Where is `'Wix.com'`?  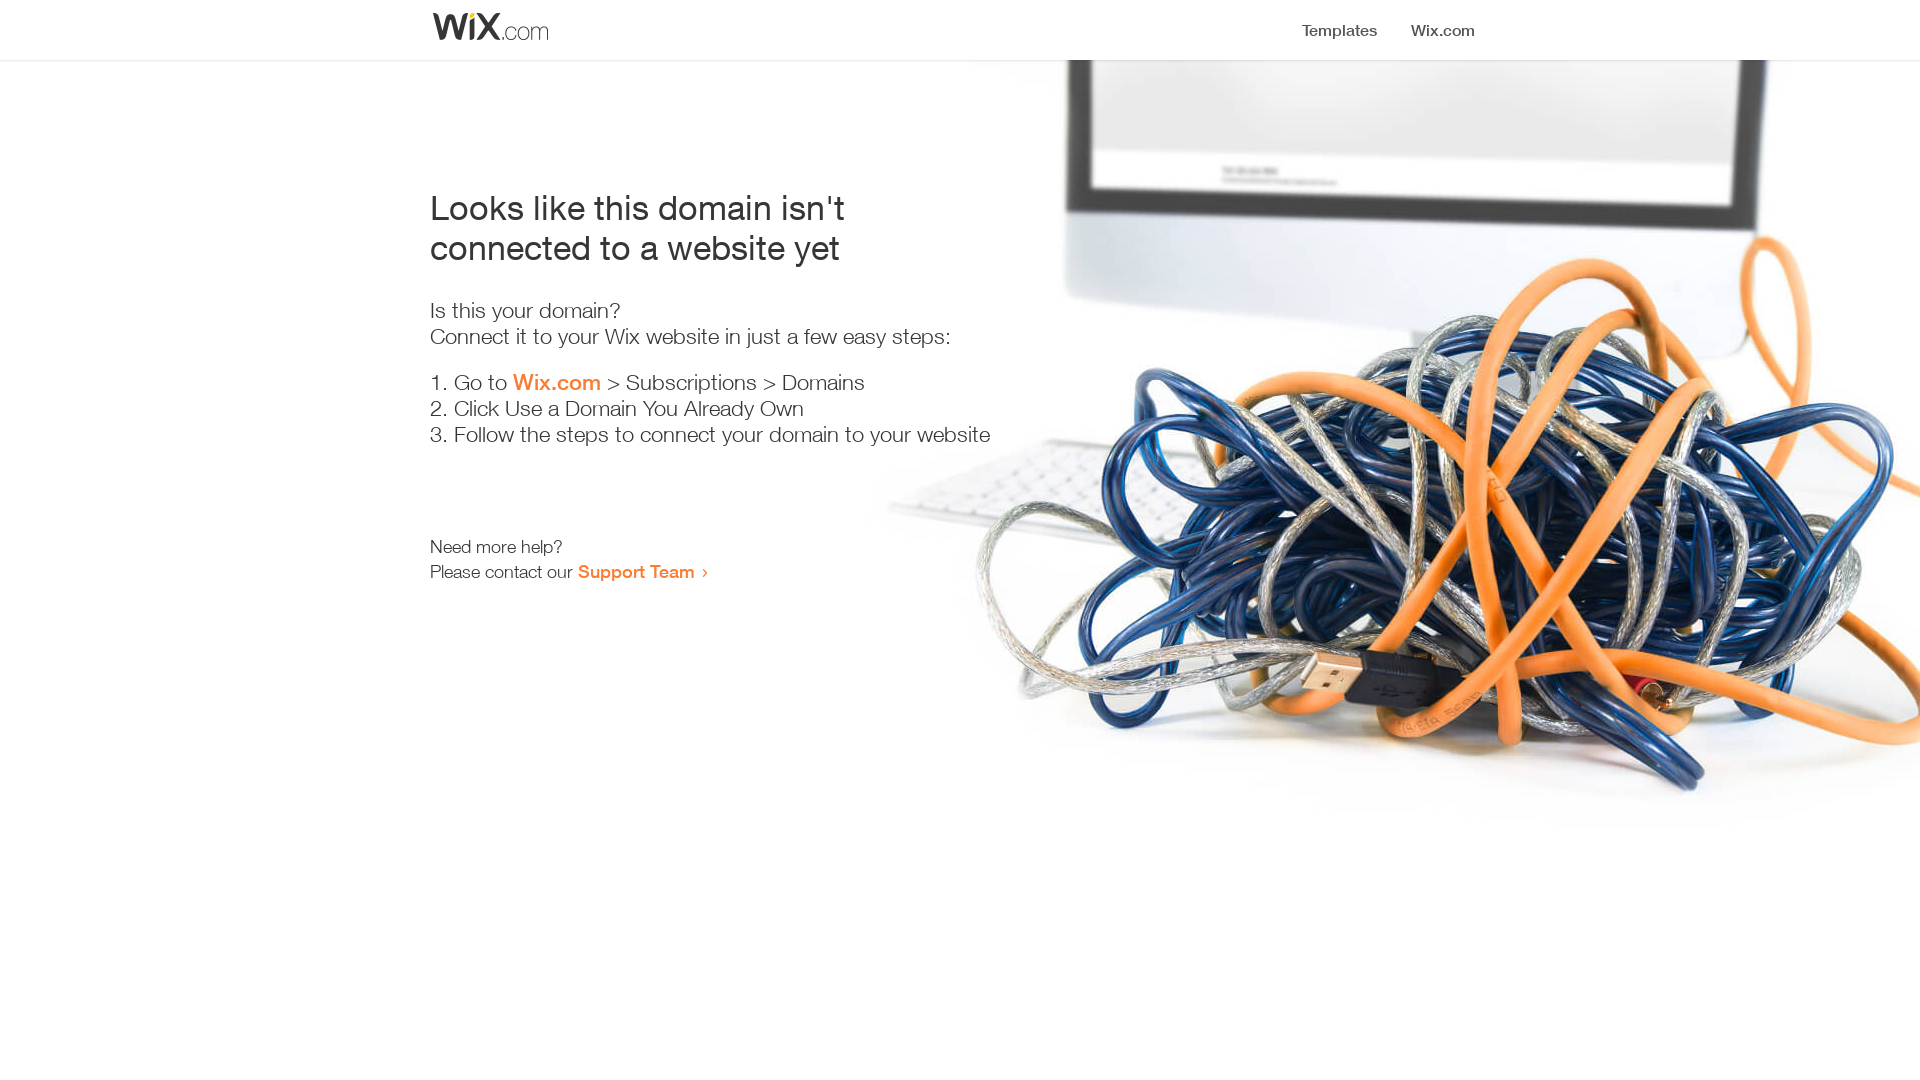 'Wix.com' is located at coordinates (556, 381).